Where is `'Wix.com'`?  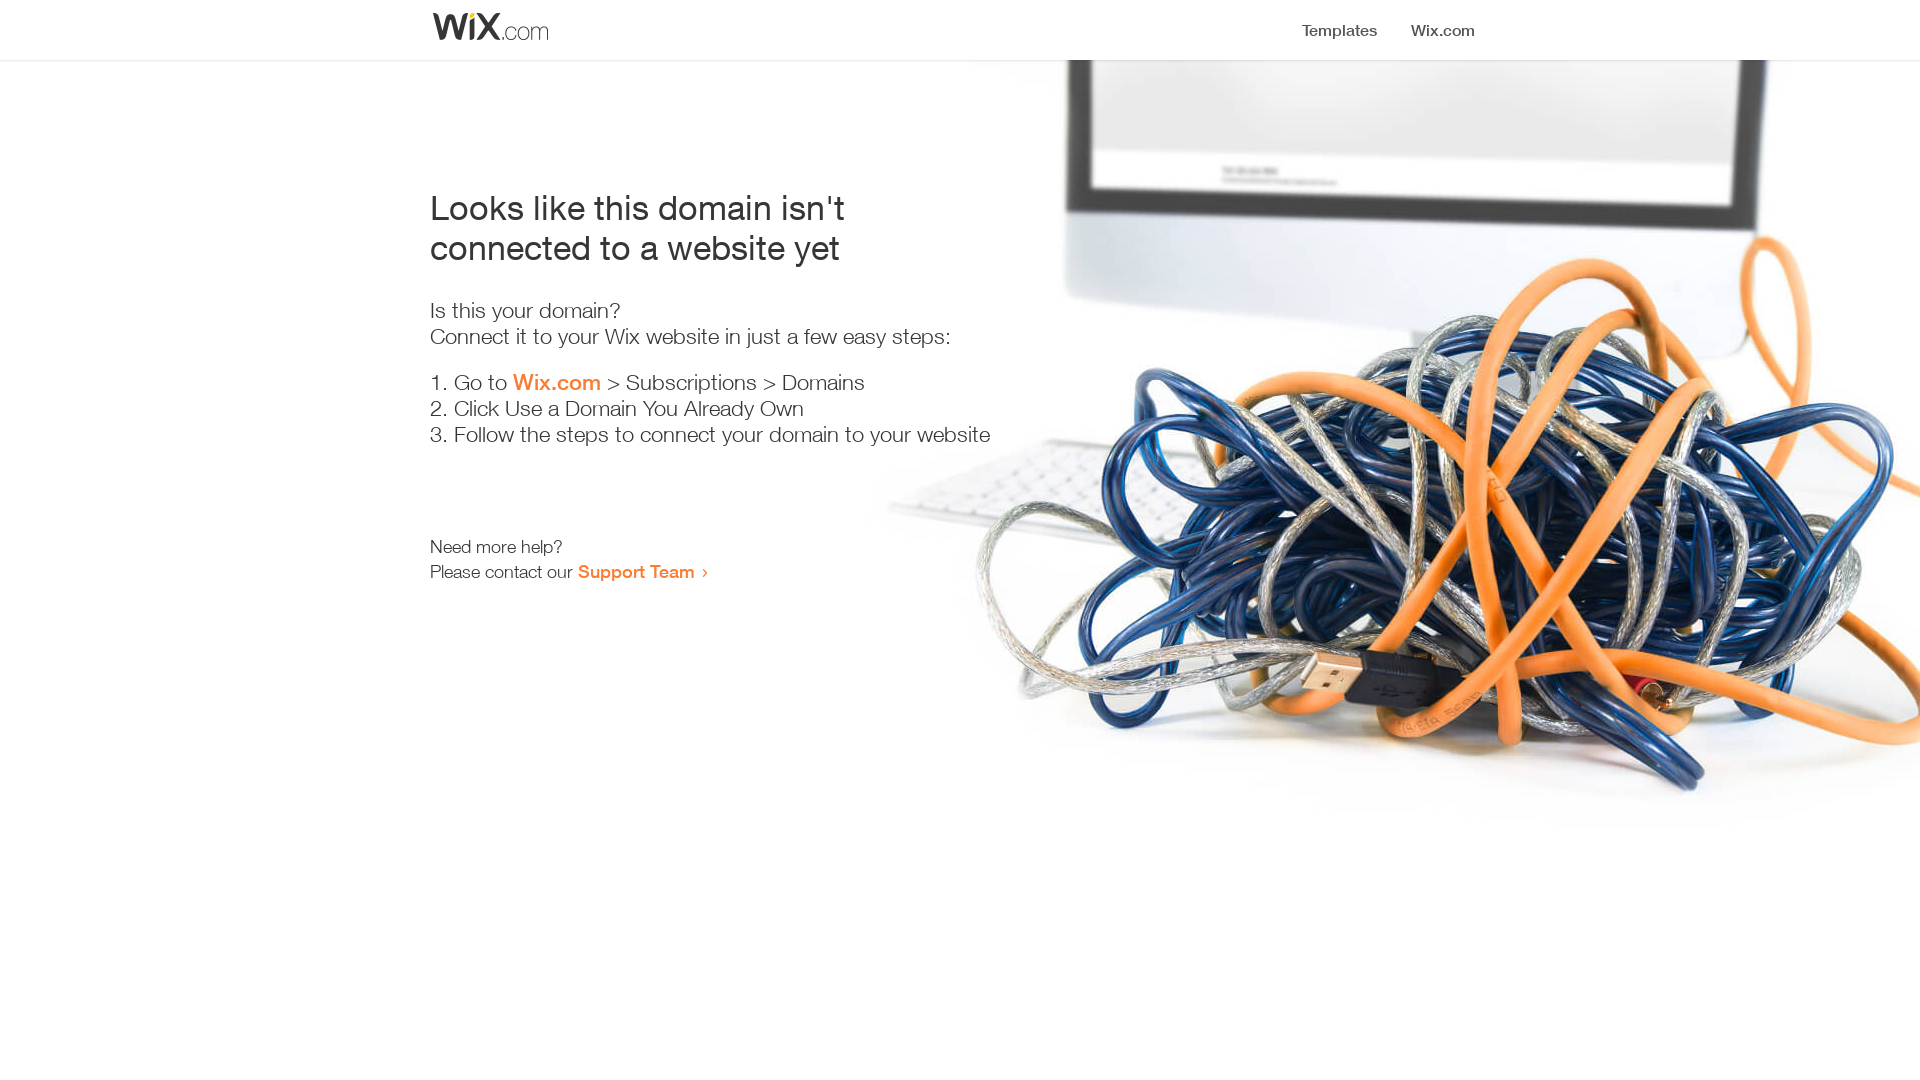 'Wix.com' is located at coordinates (556, 381).